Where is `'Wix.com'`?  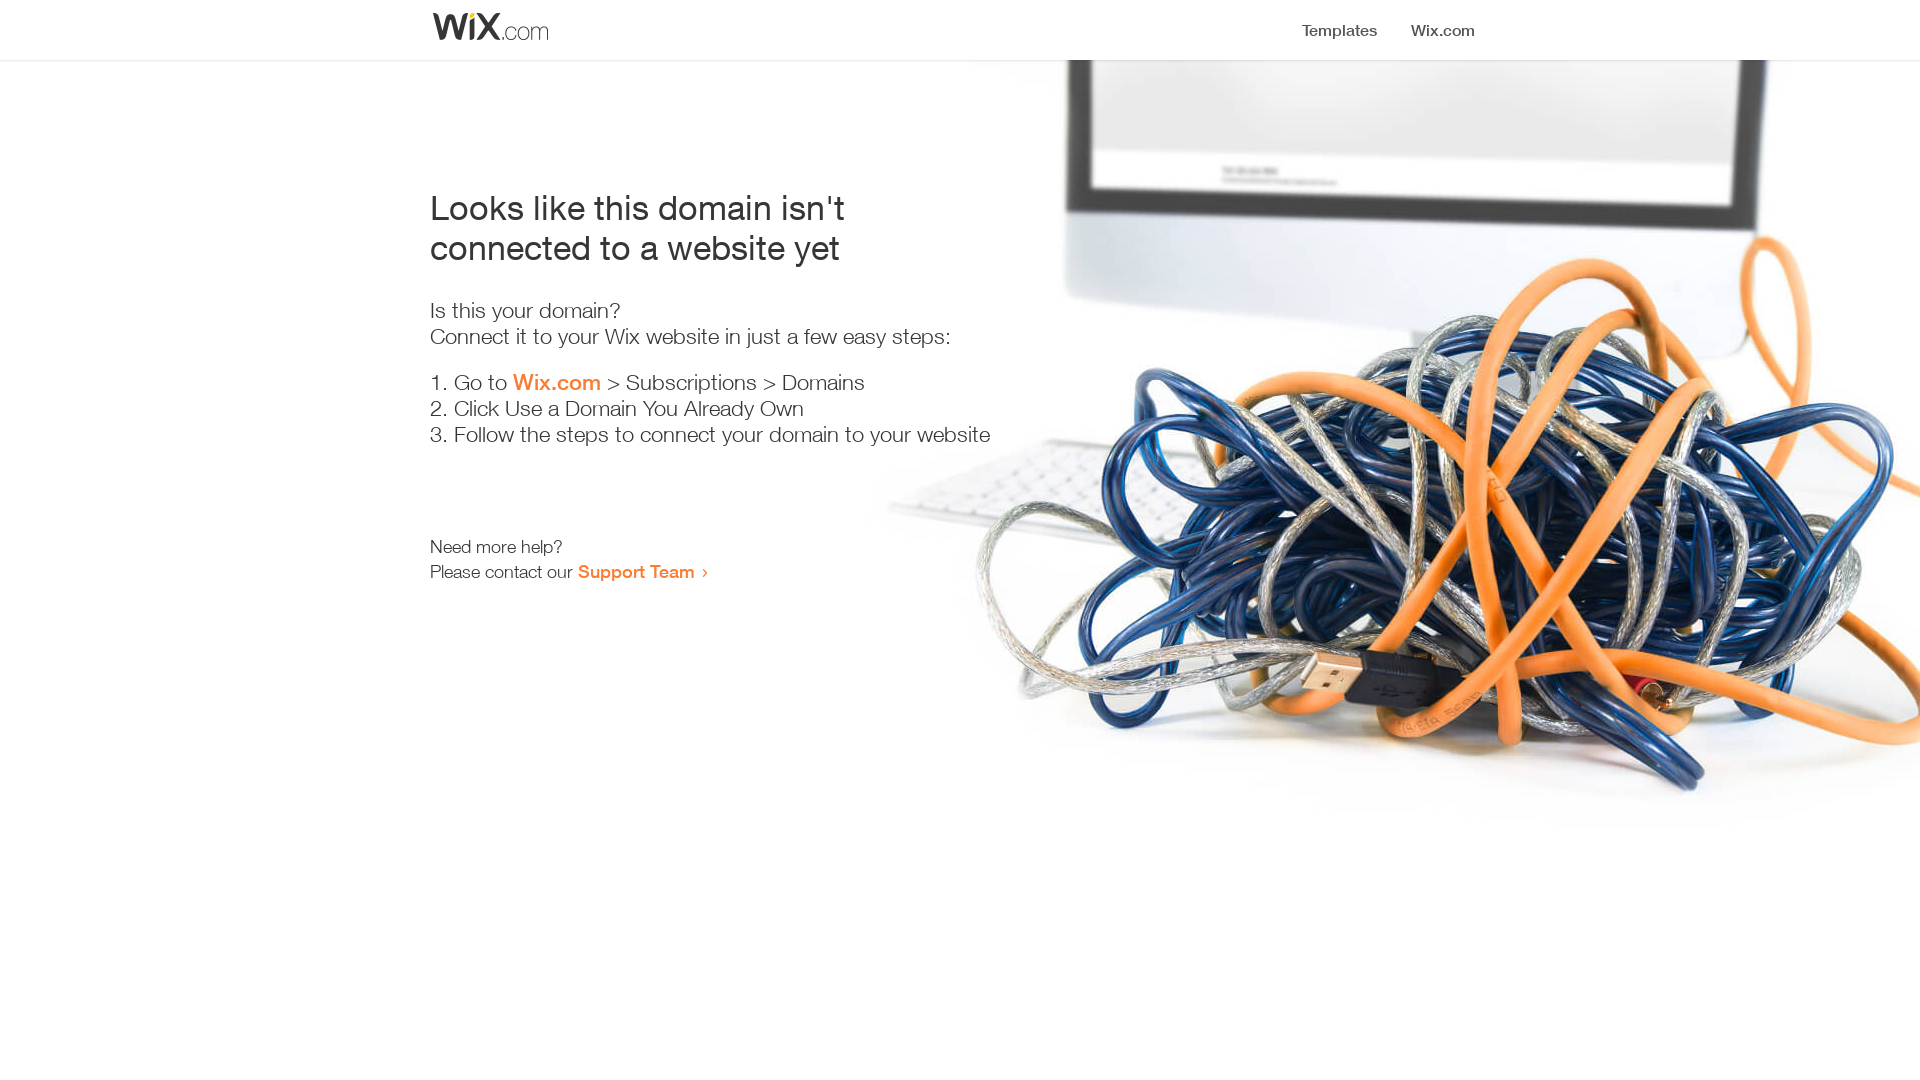 'Wix.com' is located at coordinates (556, 381).